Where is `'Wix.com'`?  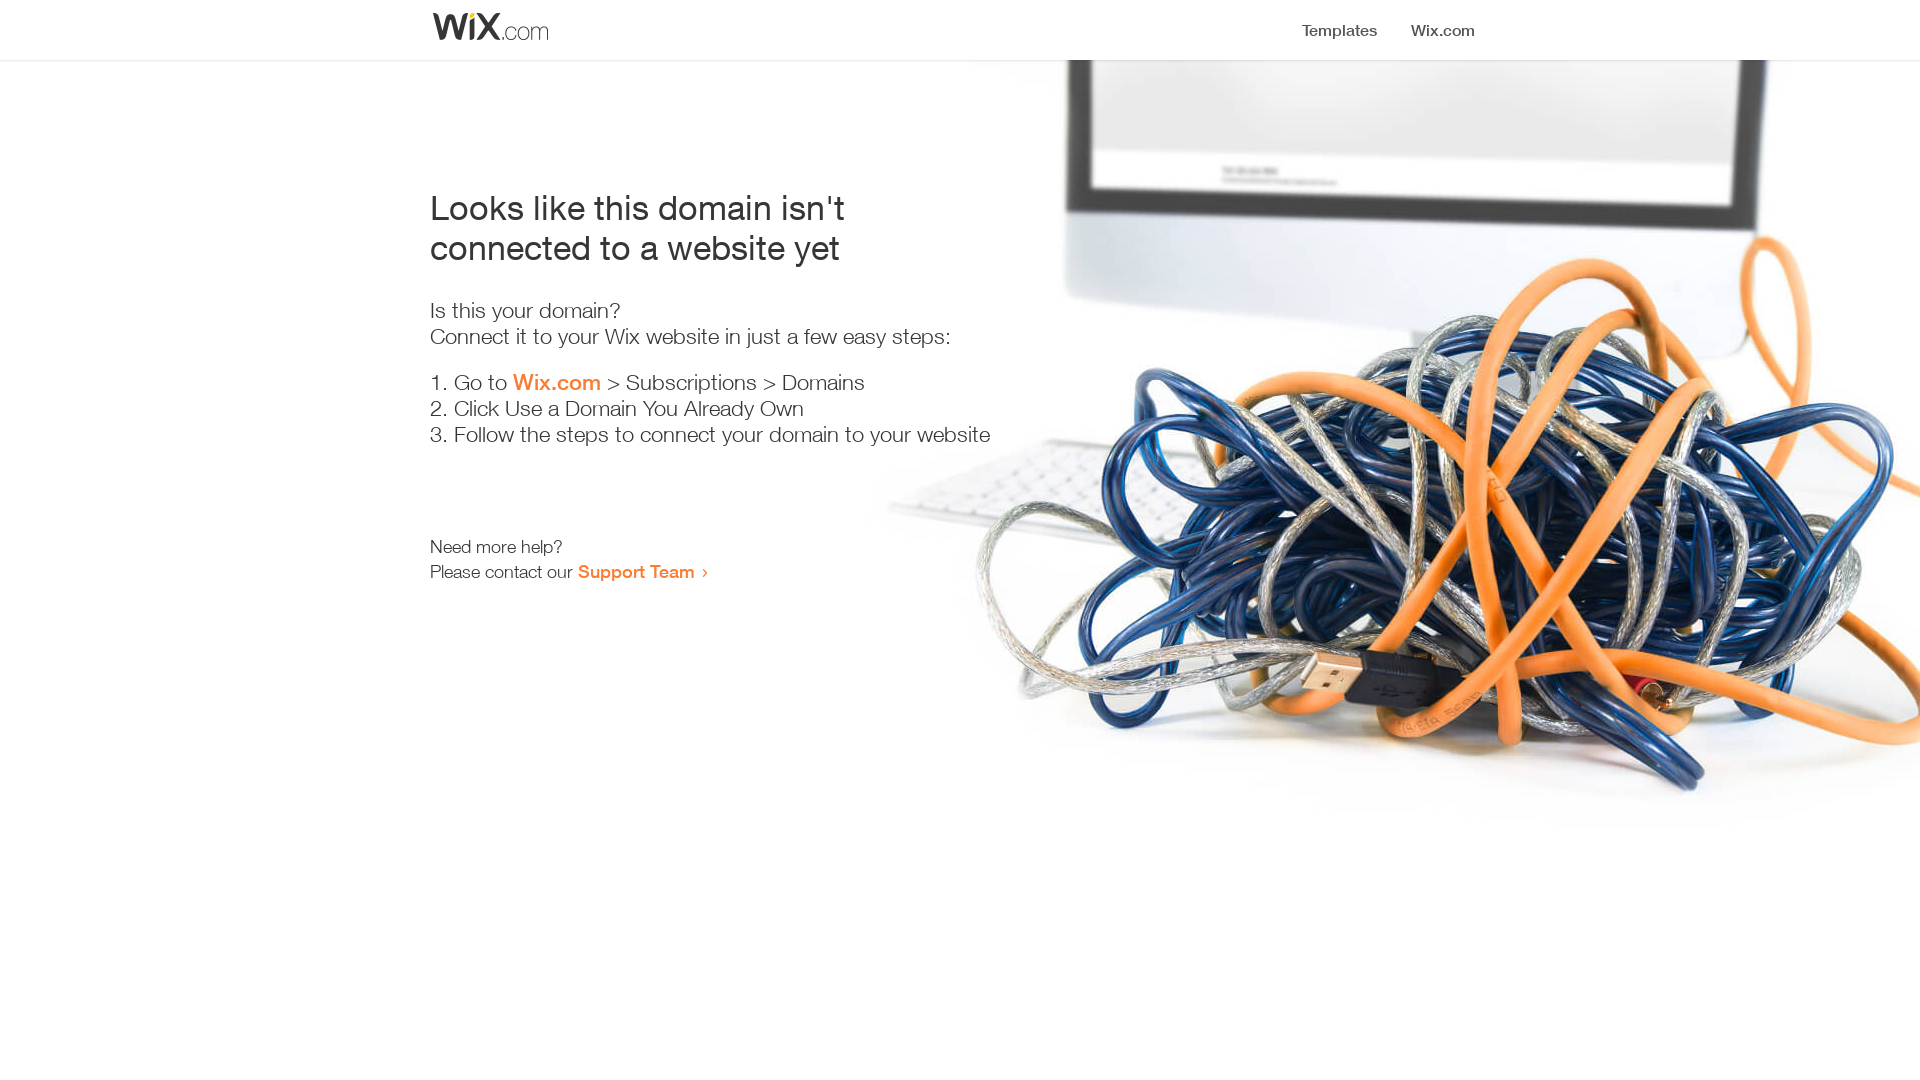 'Wix.com' is located at coordinates (556, 381).